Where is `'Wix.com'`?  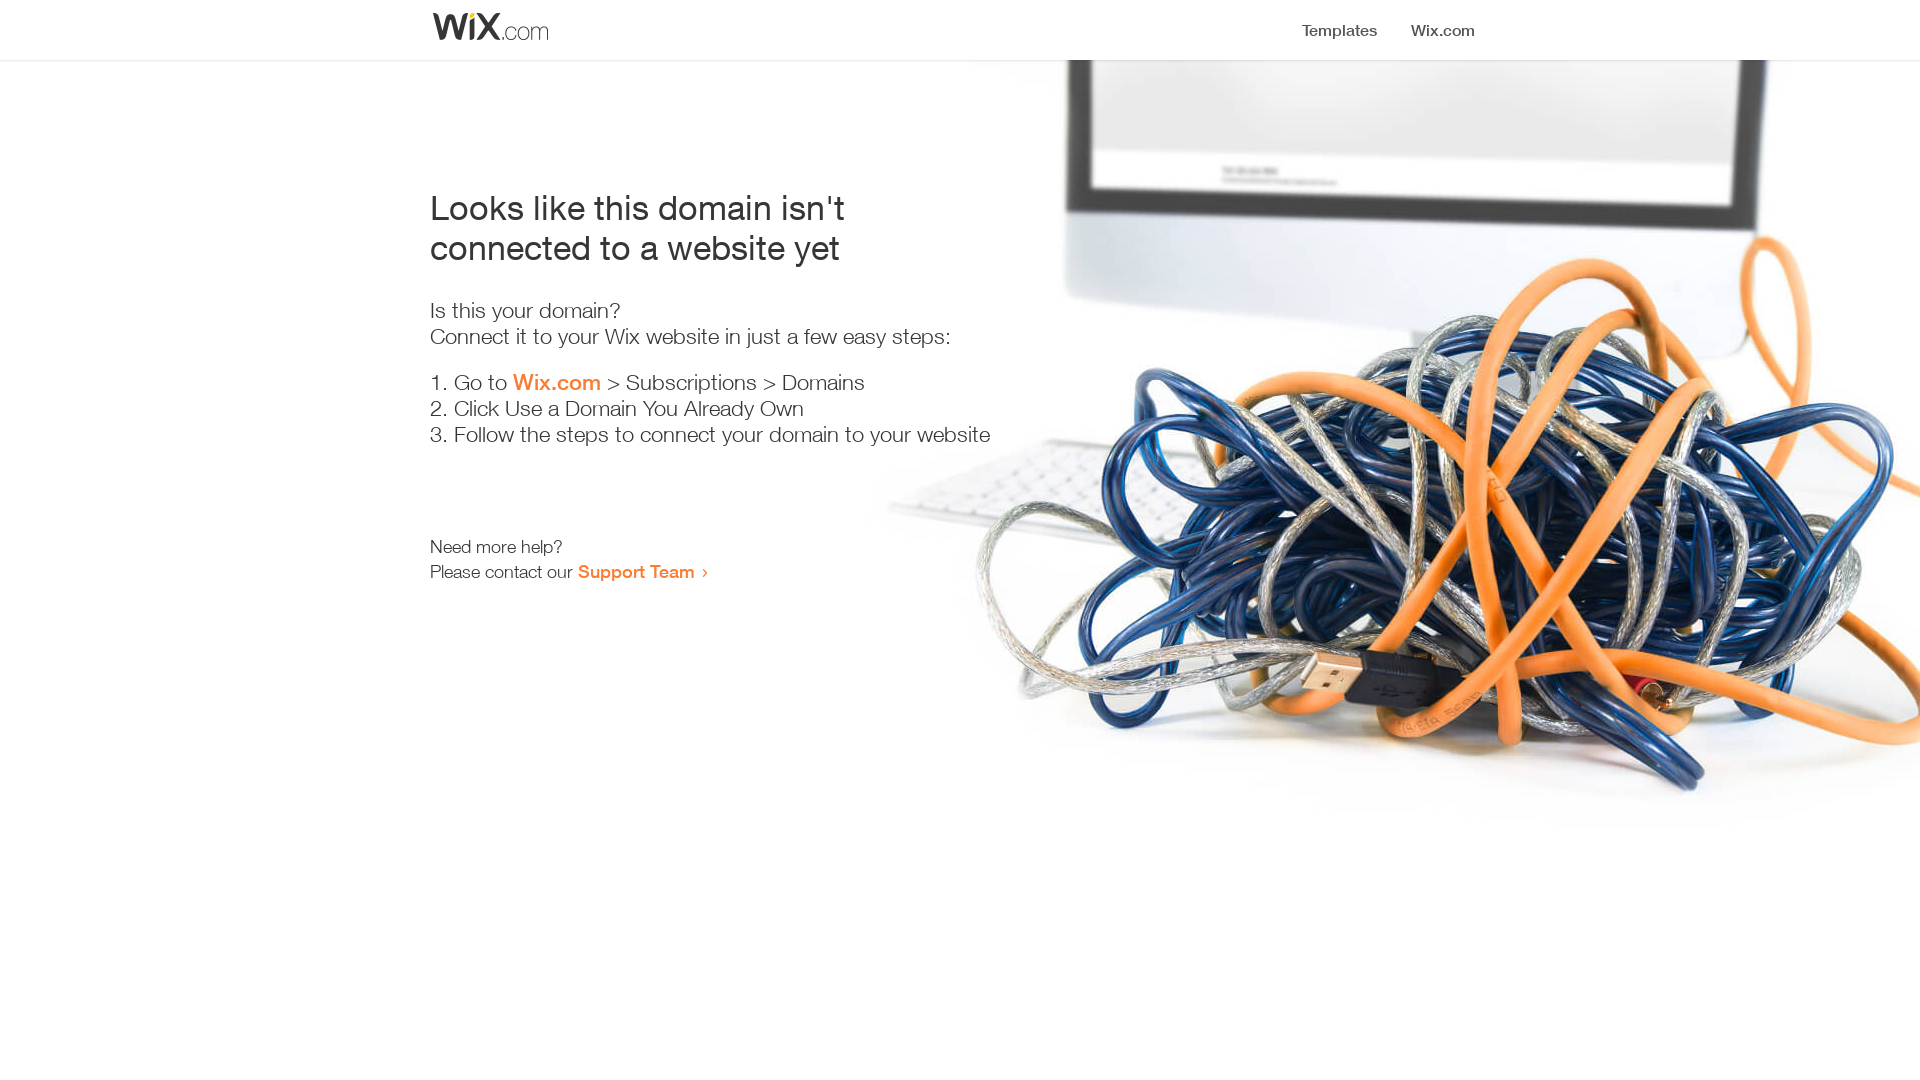 'Wix.com' is located at coordinates (556, 381).